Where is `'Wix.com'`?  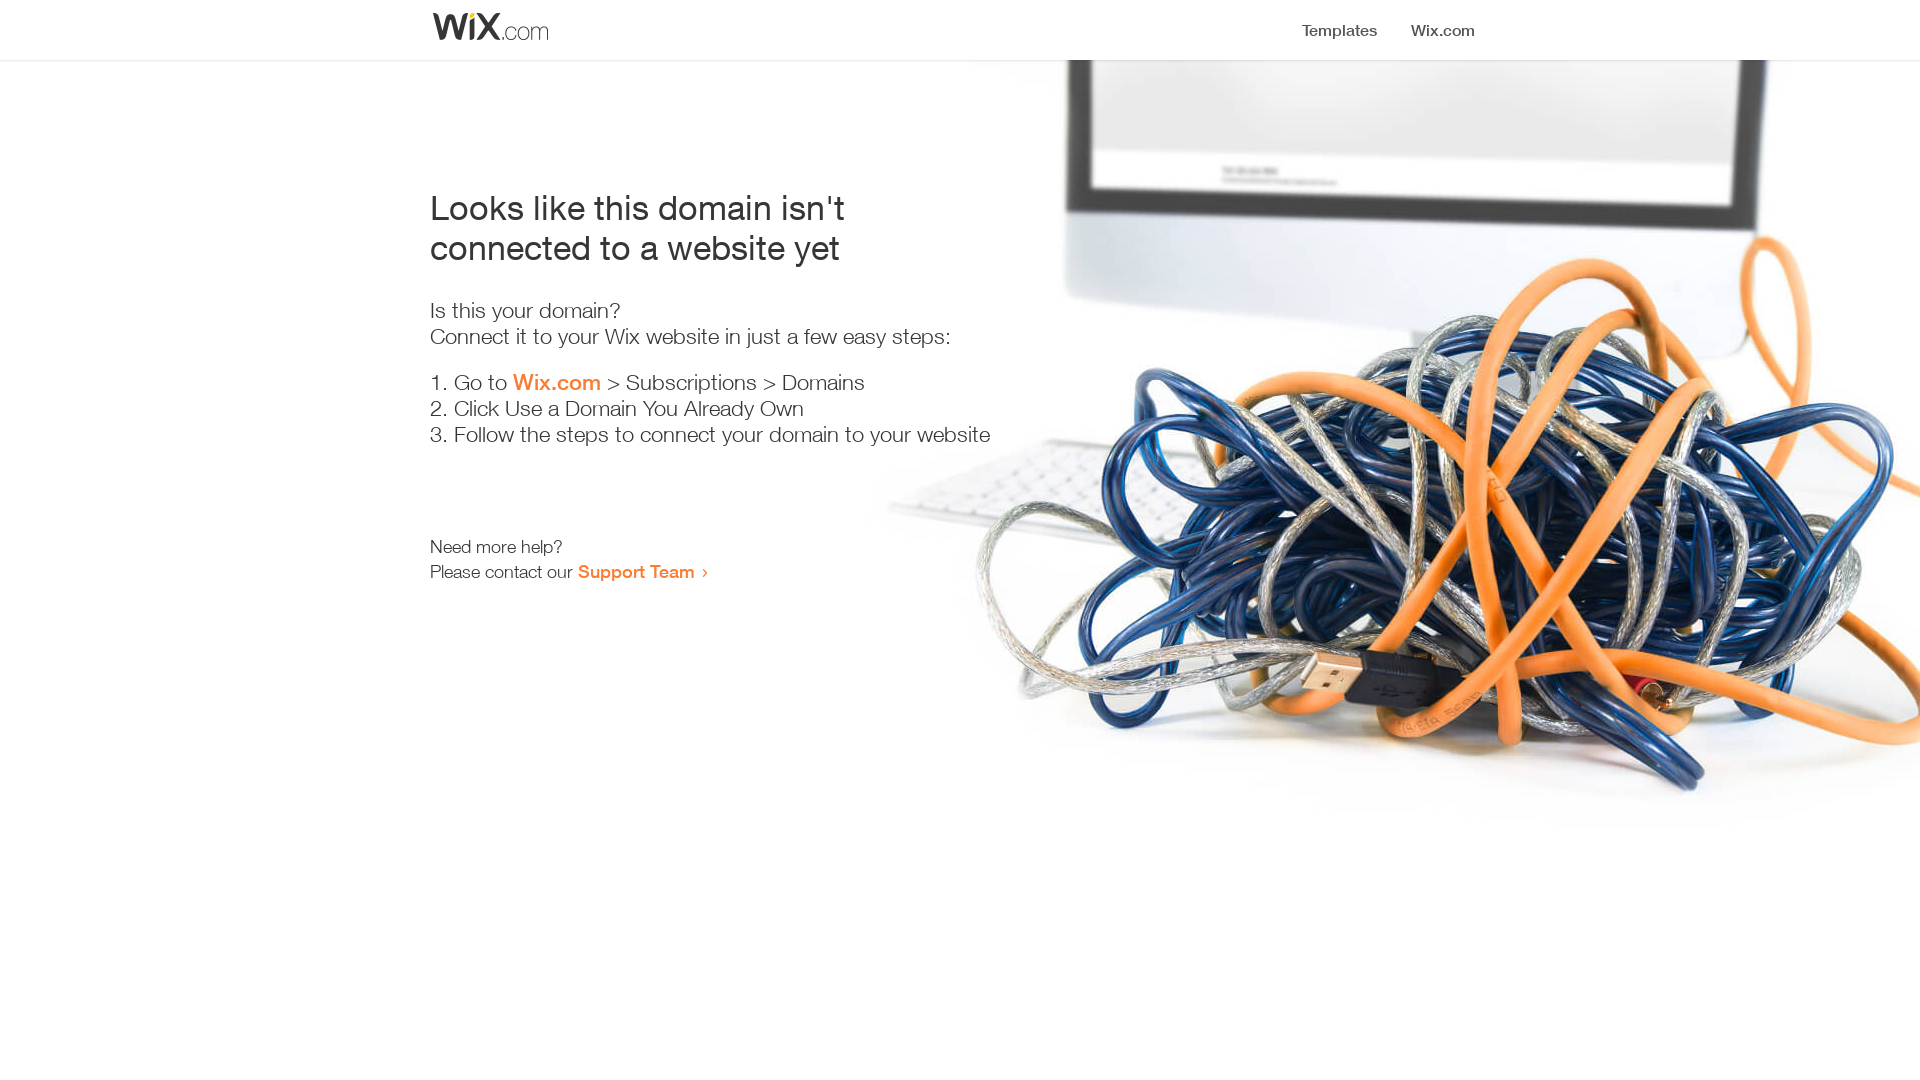 'Wix.com' is located at coordinates (556, 381).